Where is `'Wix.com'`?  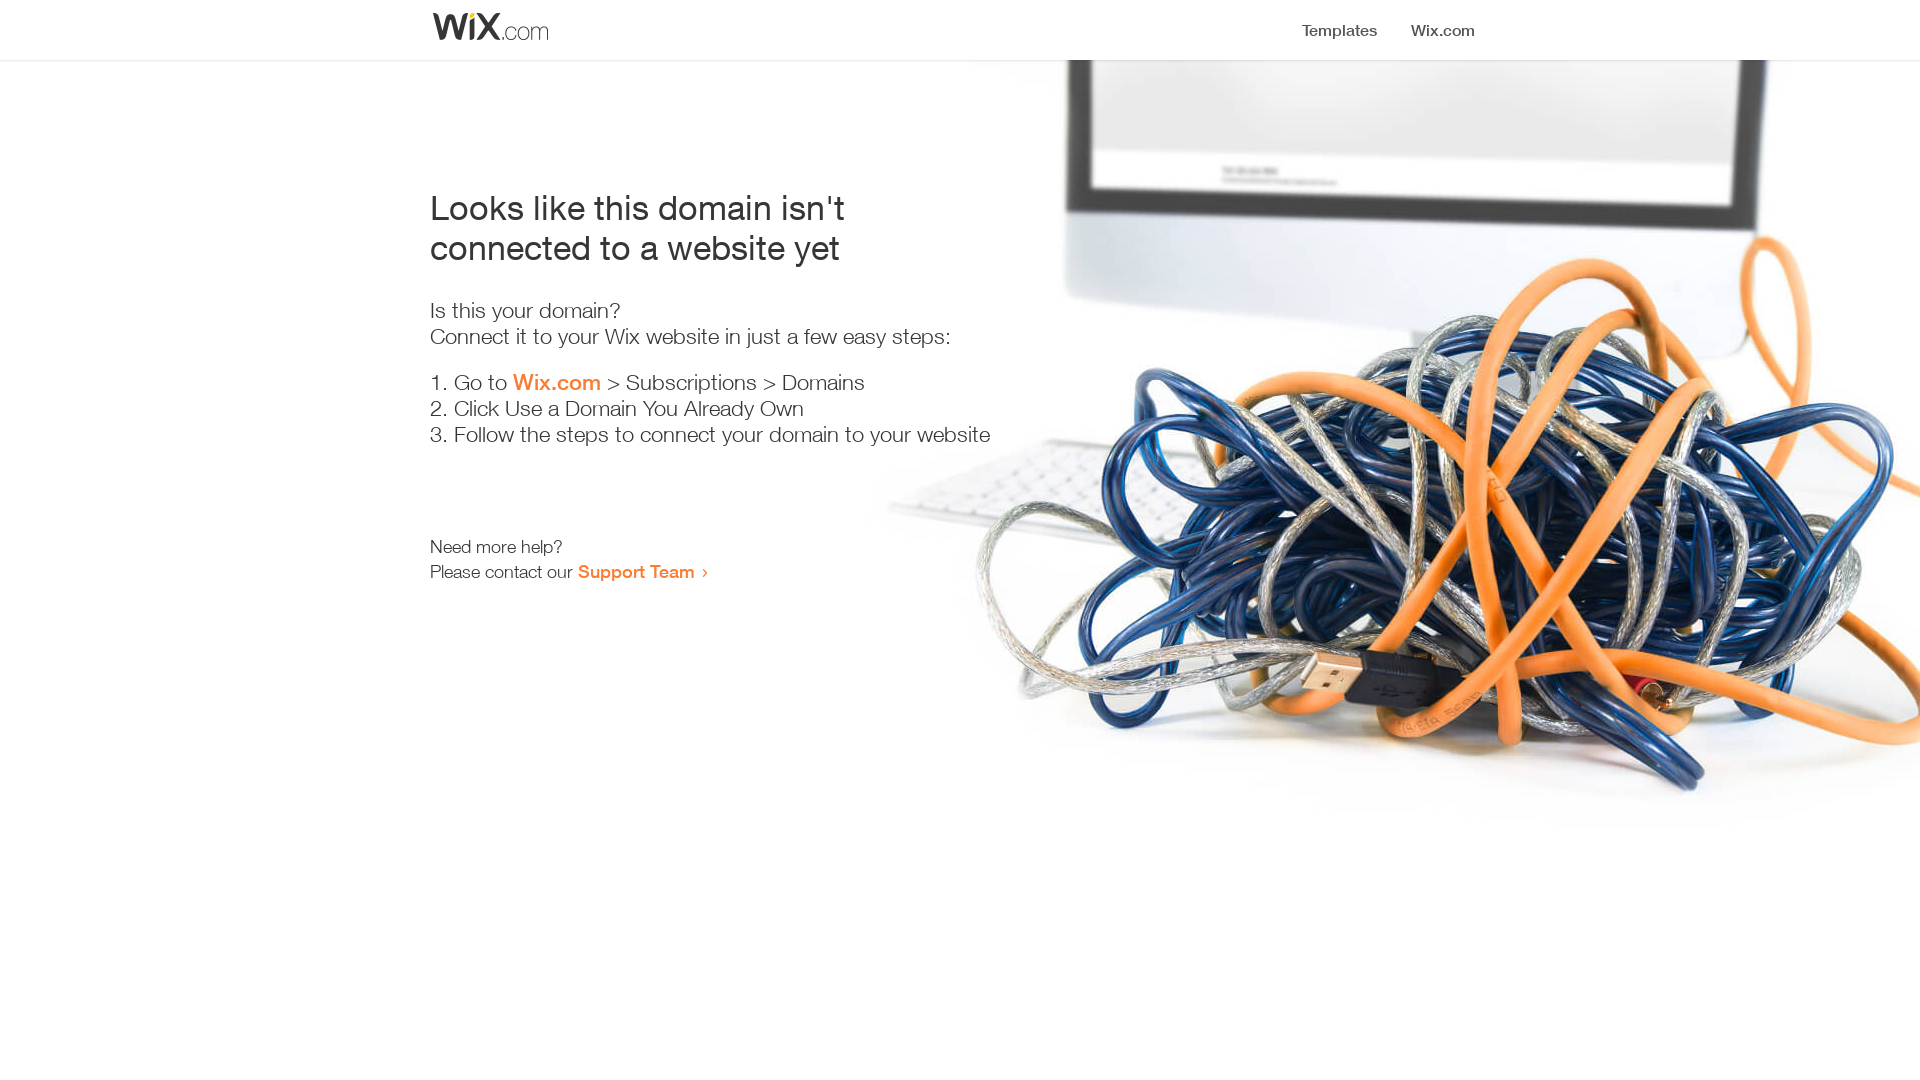 'Wix.com' is located at coordinates (556, 381).